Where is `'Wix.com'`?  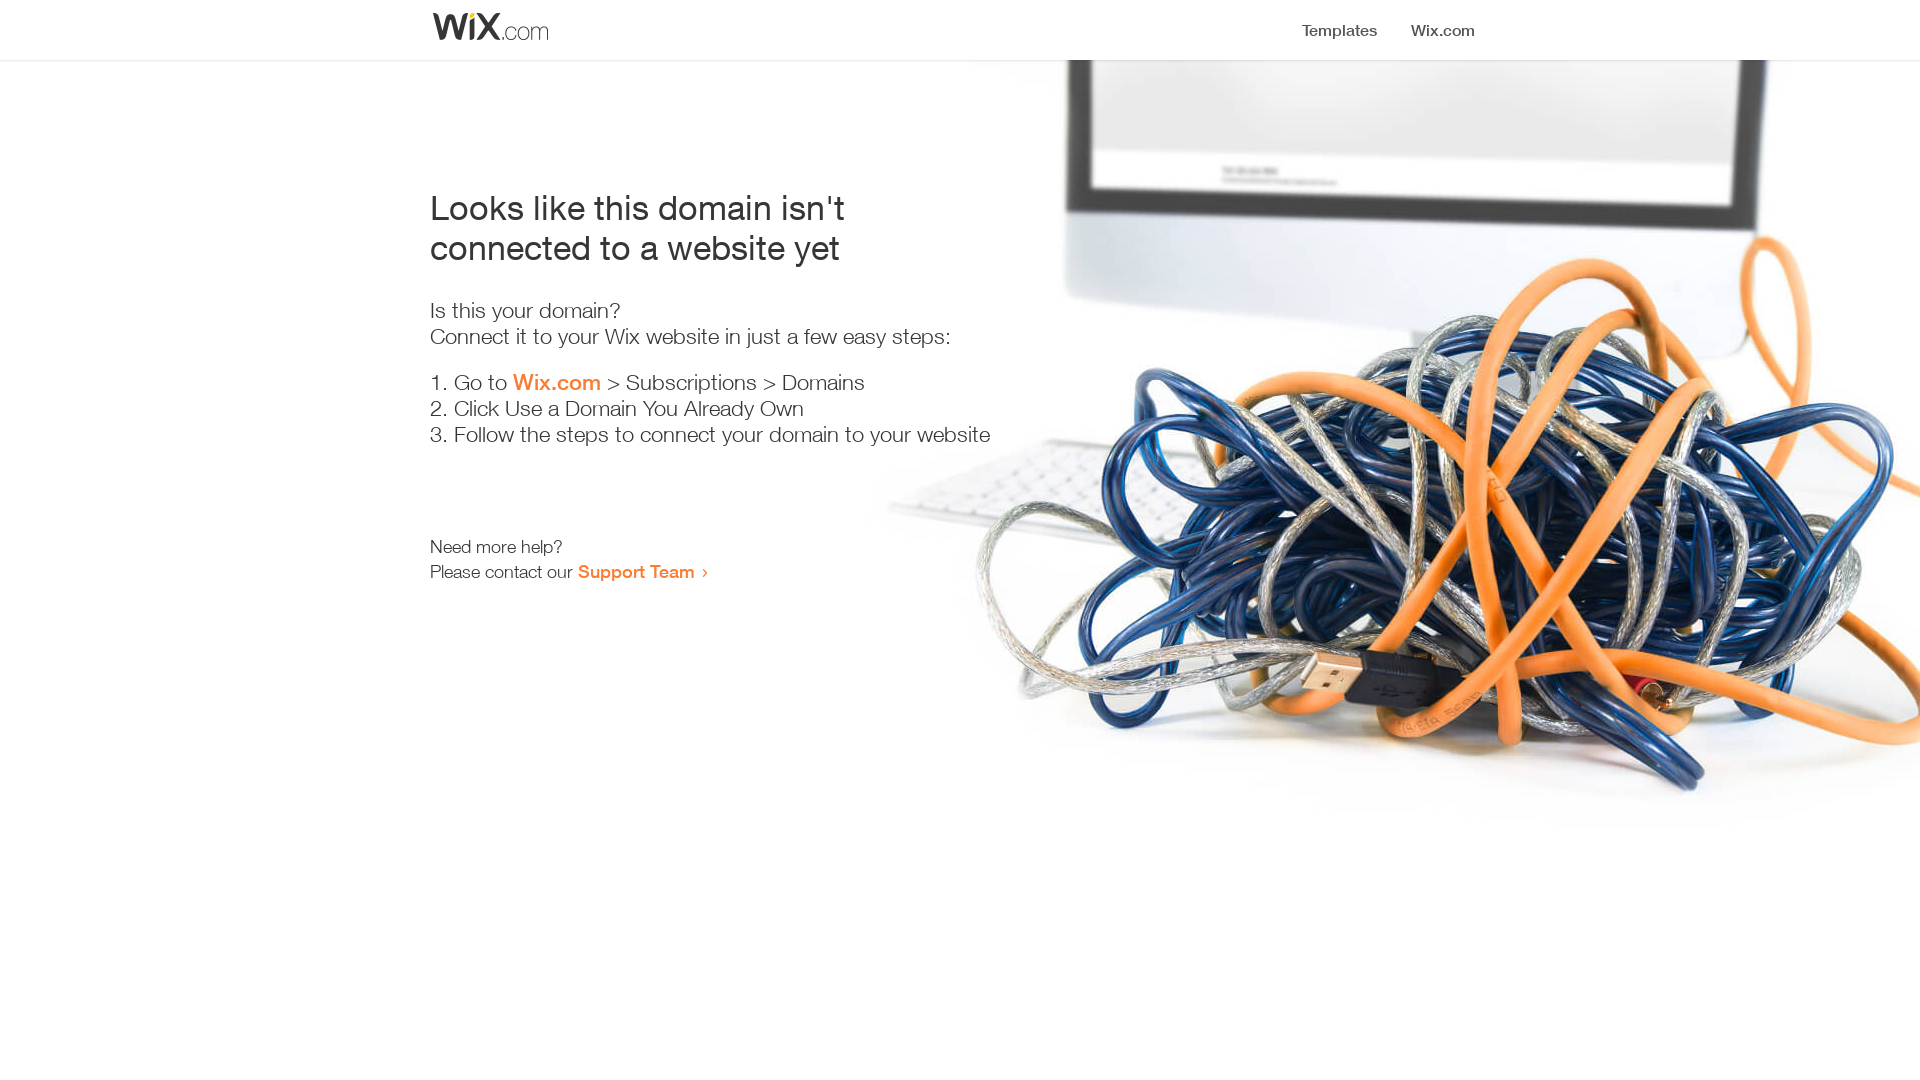 'Wix.com' is located at coordinates (556, 381).